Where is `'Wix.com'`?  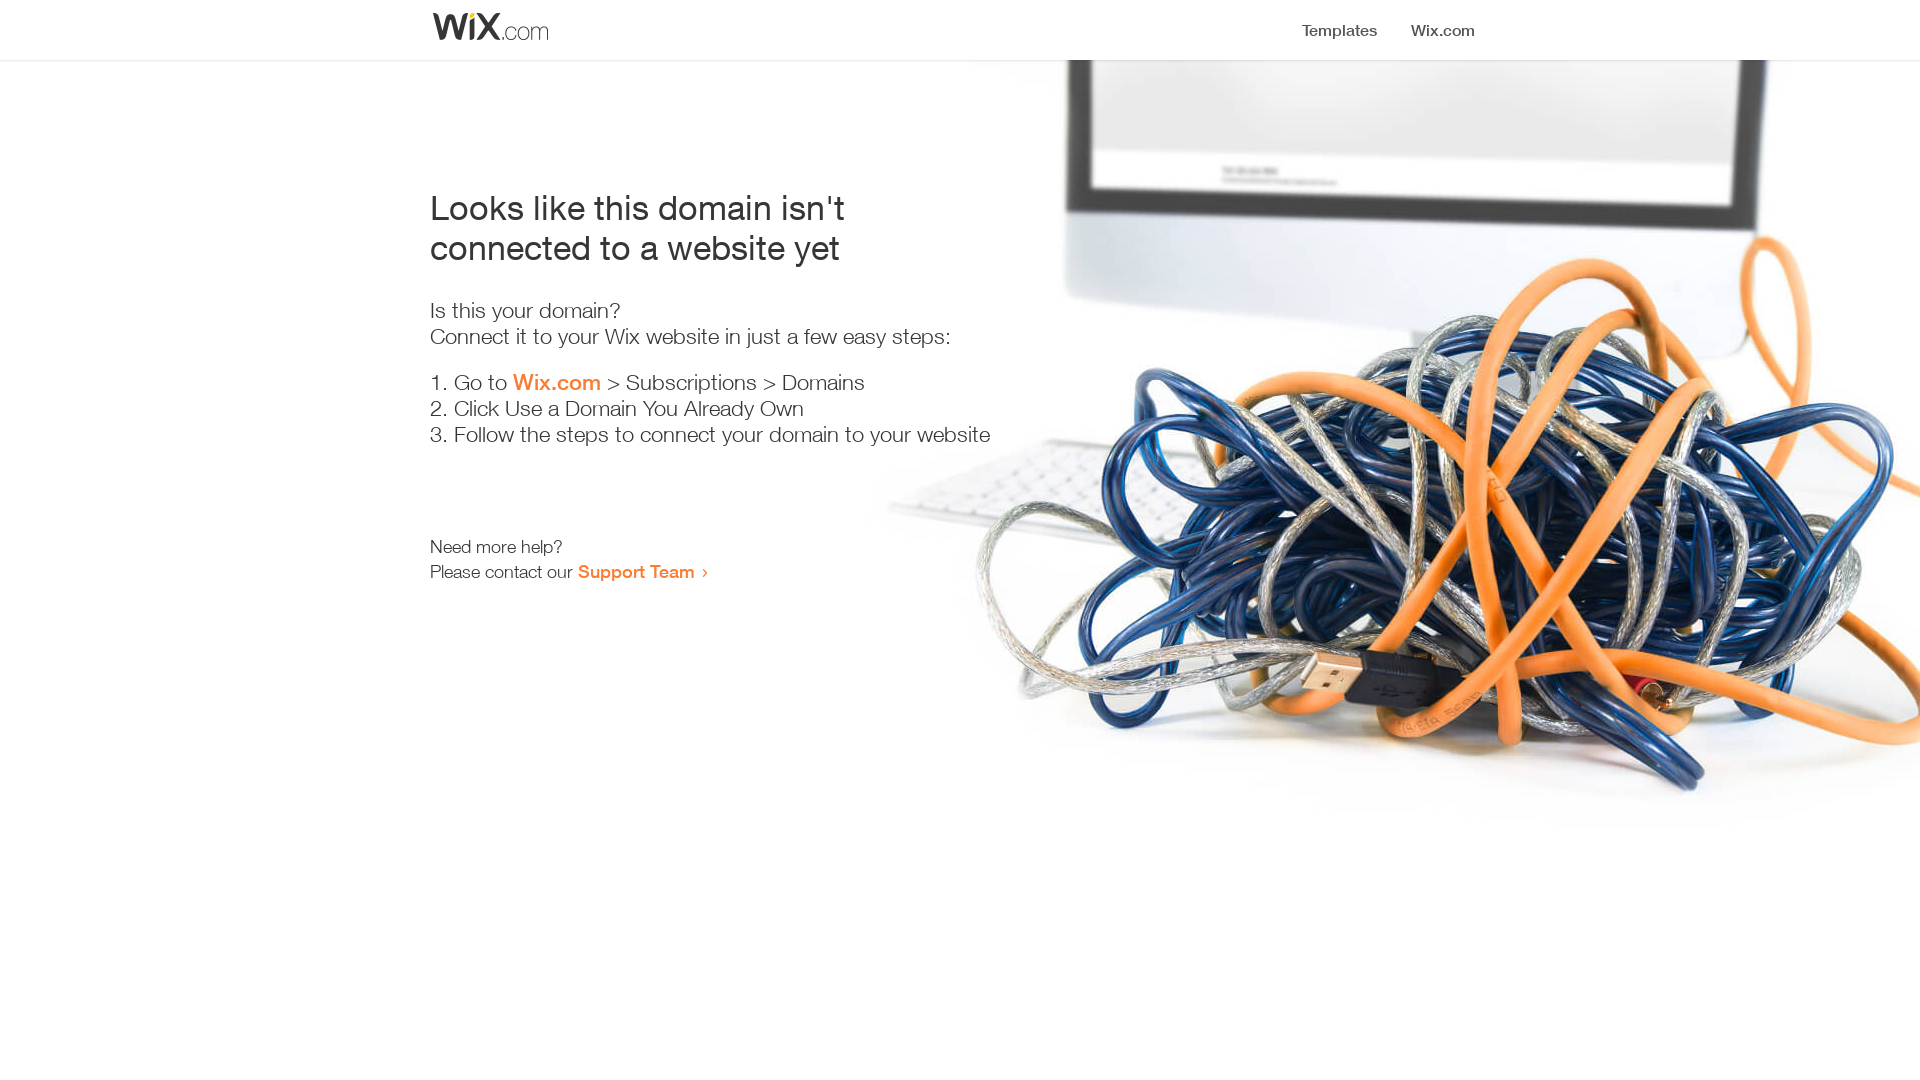 'Wix.com' is located at coordinates (556, 381).